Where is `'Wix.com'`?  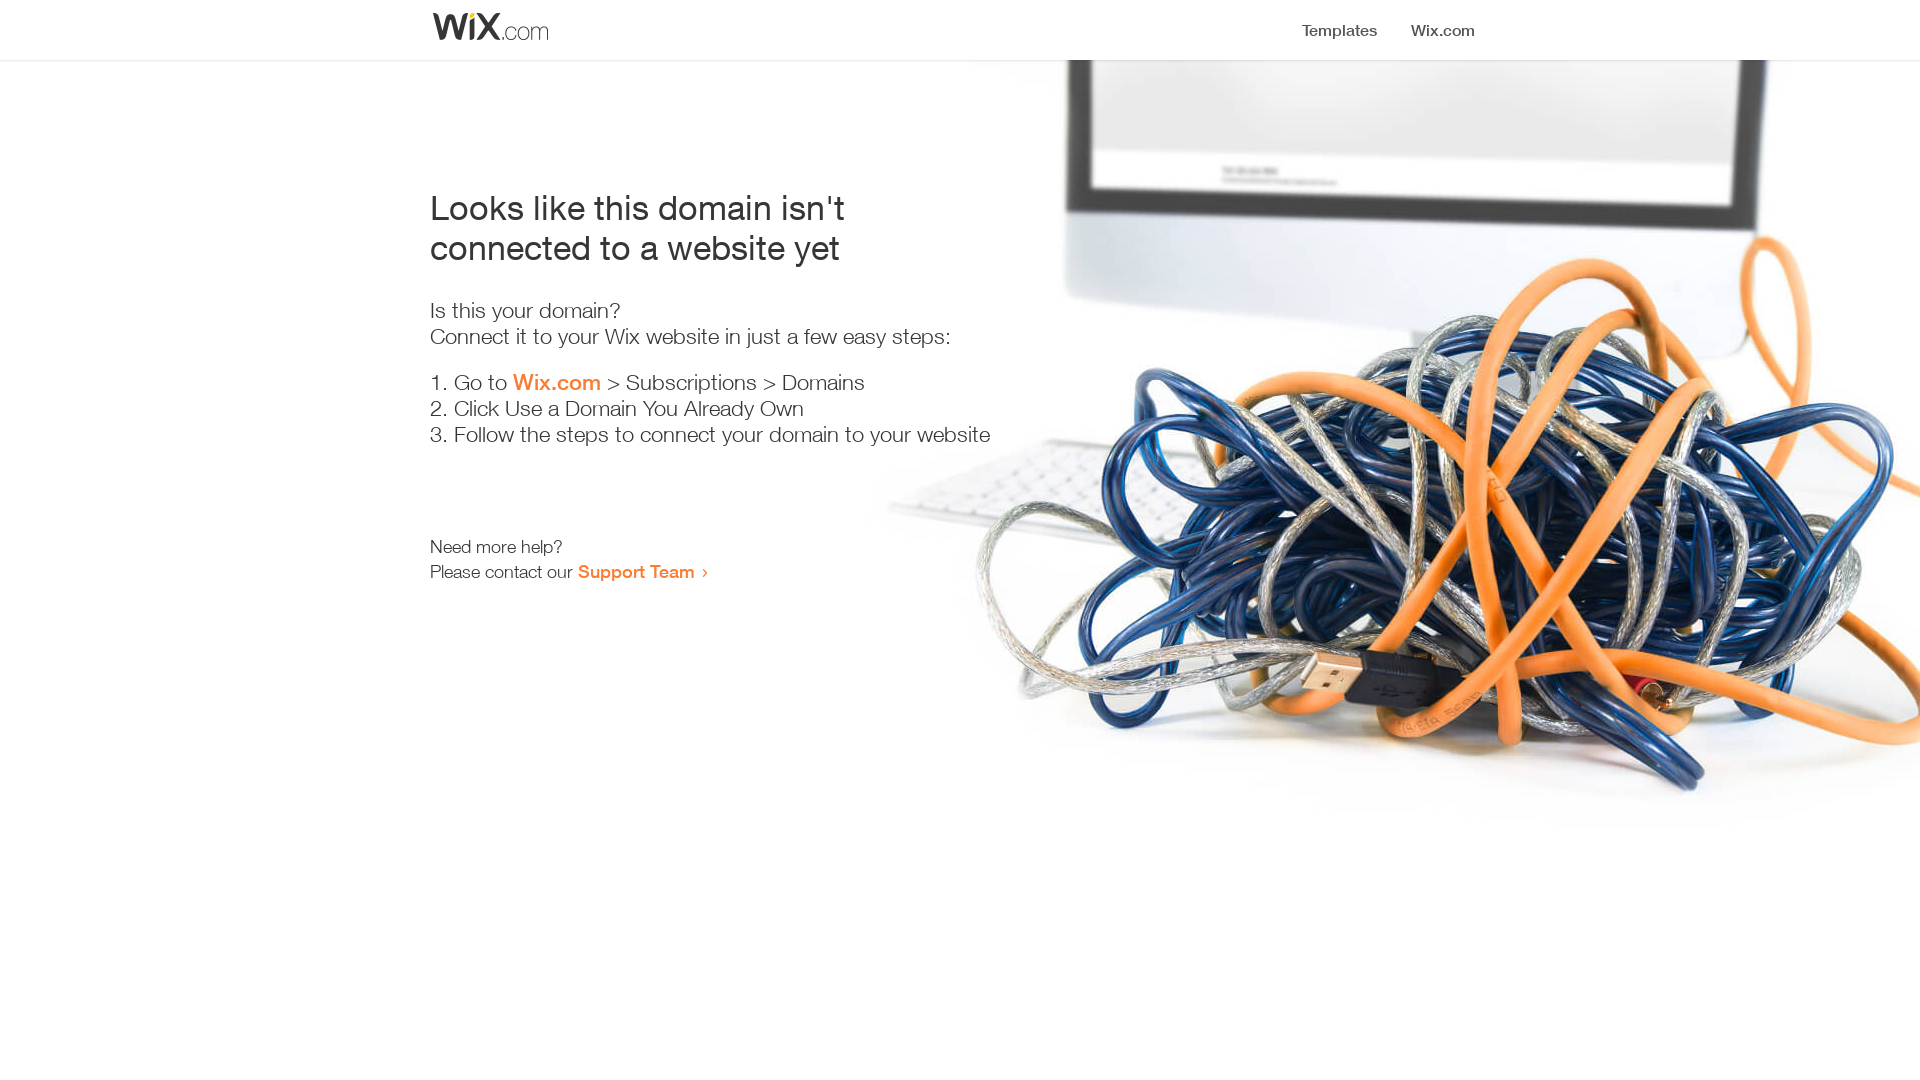 'Wix.com' is located at coordinates (556, 381).